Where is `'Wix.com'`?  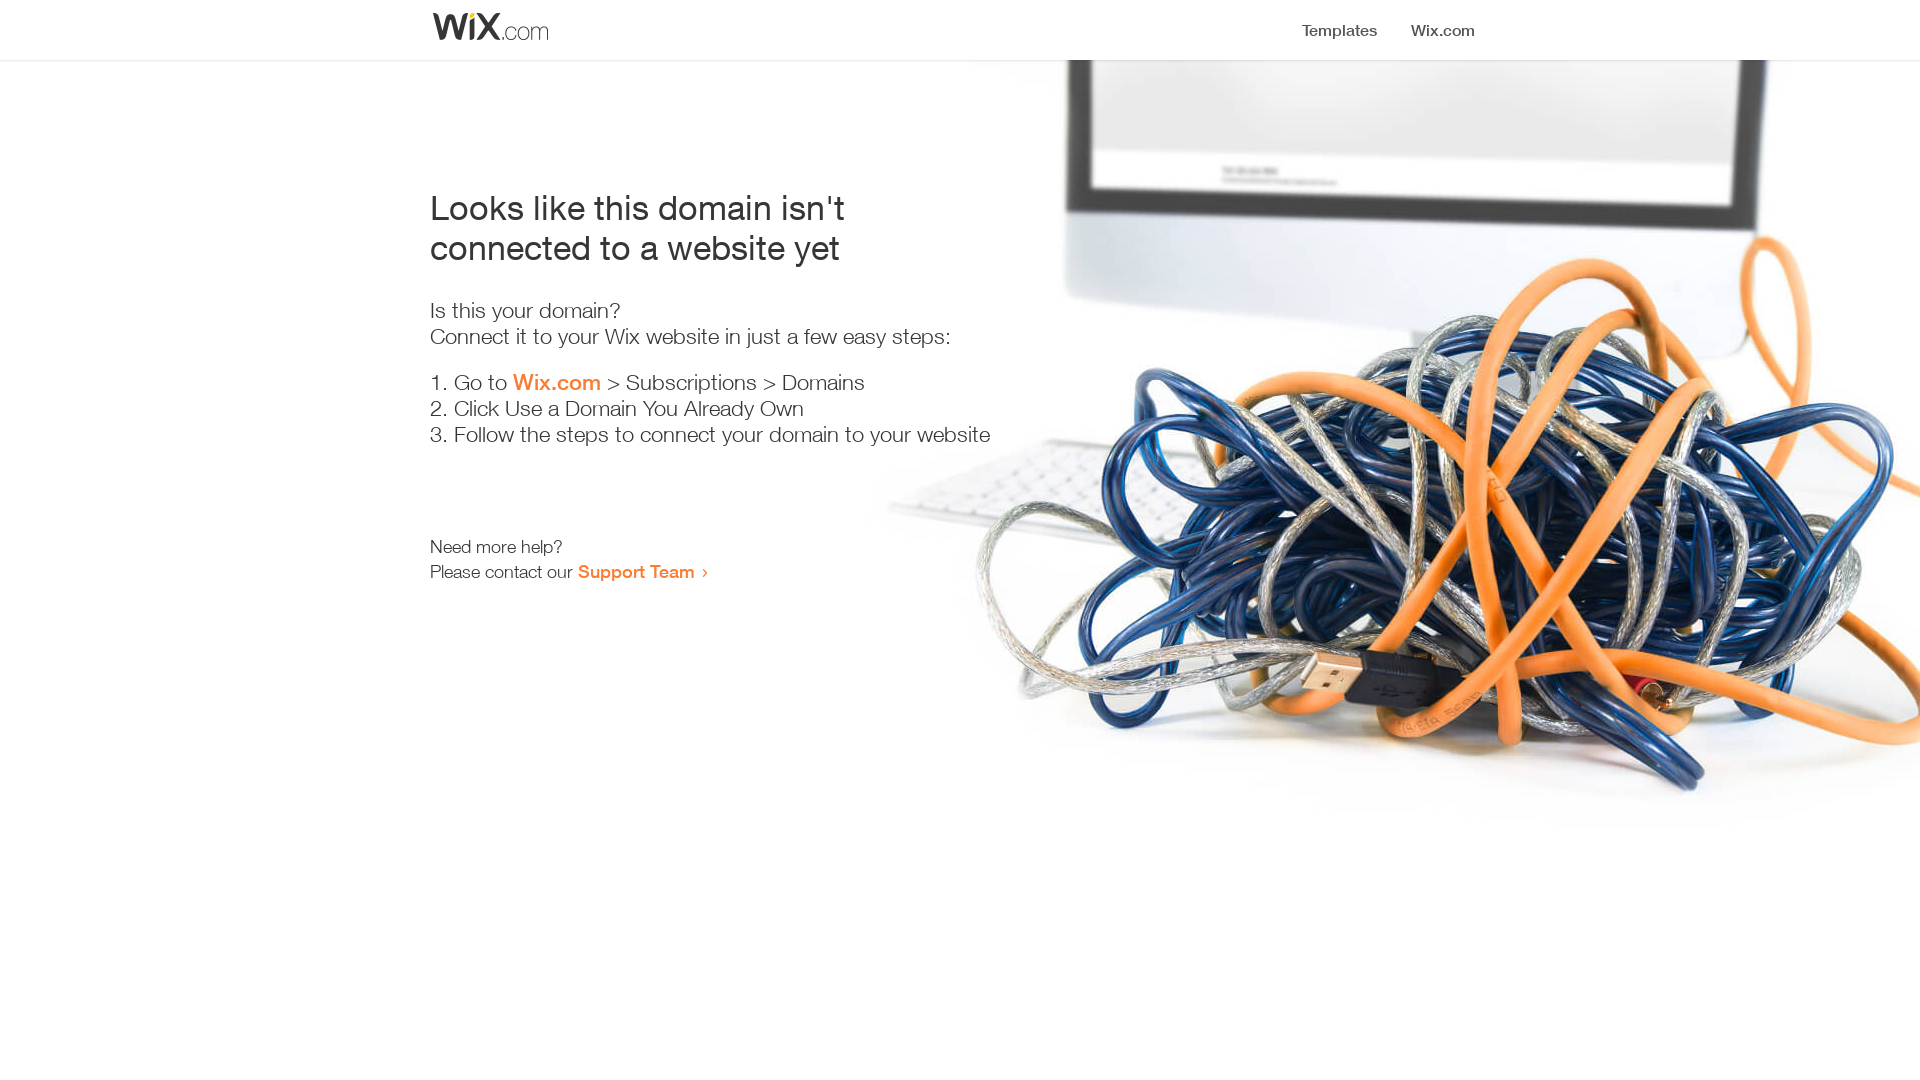 'Wix.com' is located at coordinates (556, 381).